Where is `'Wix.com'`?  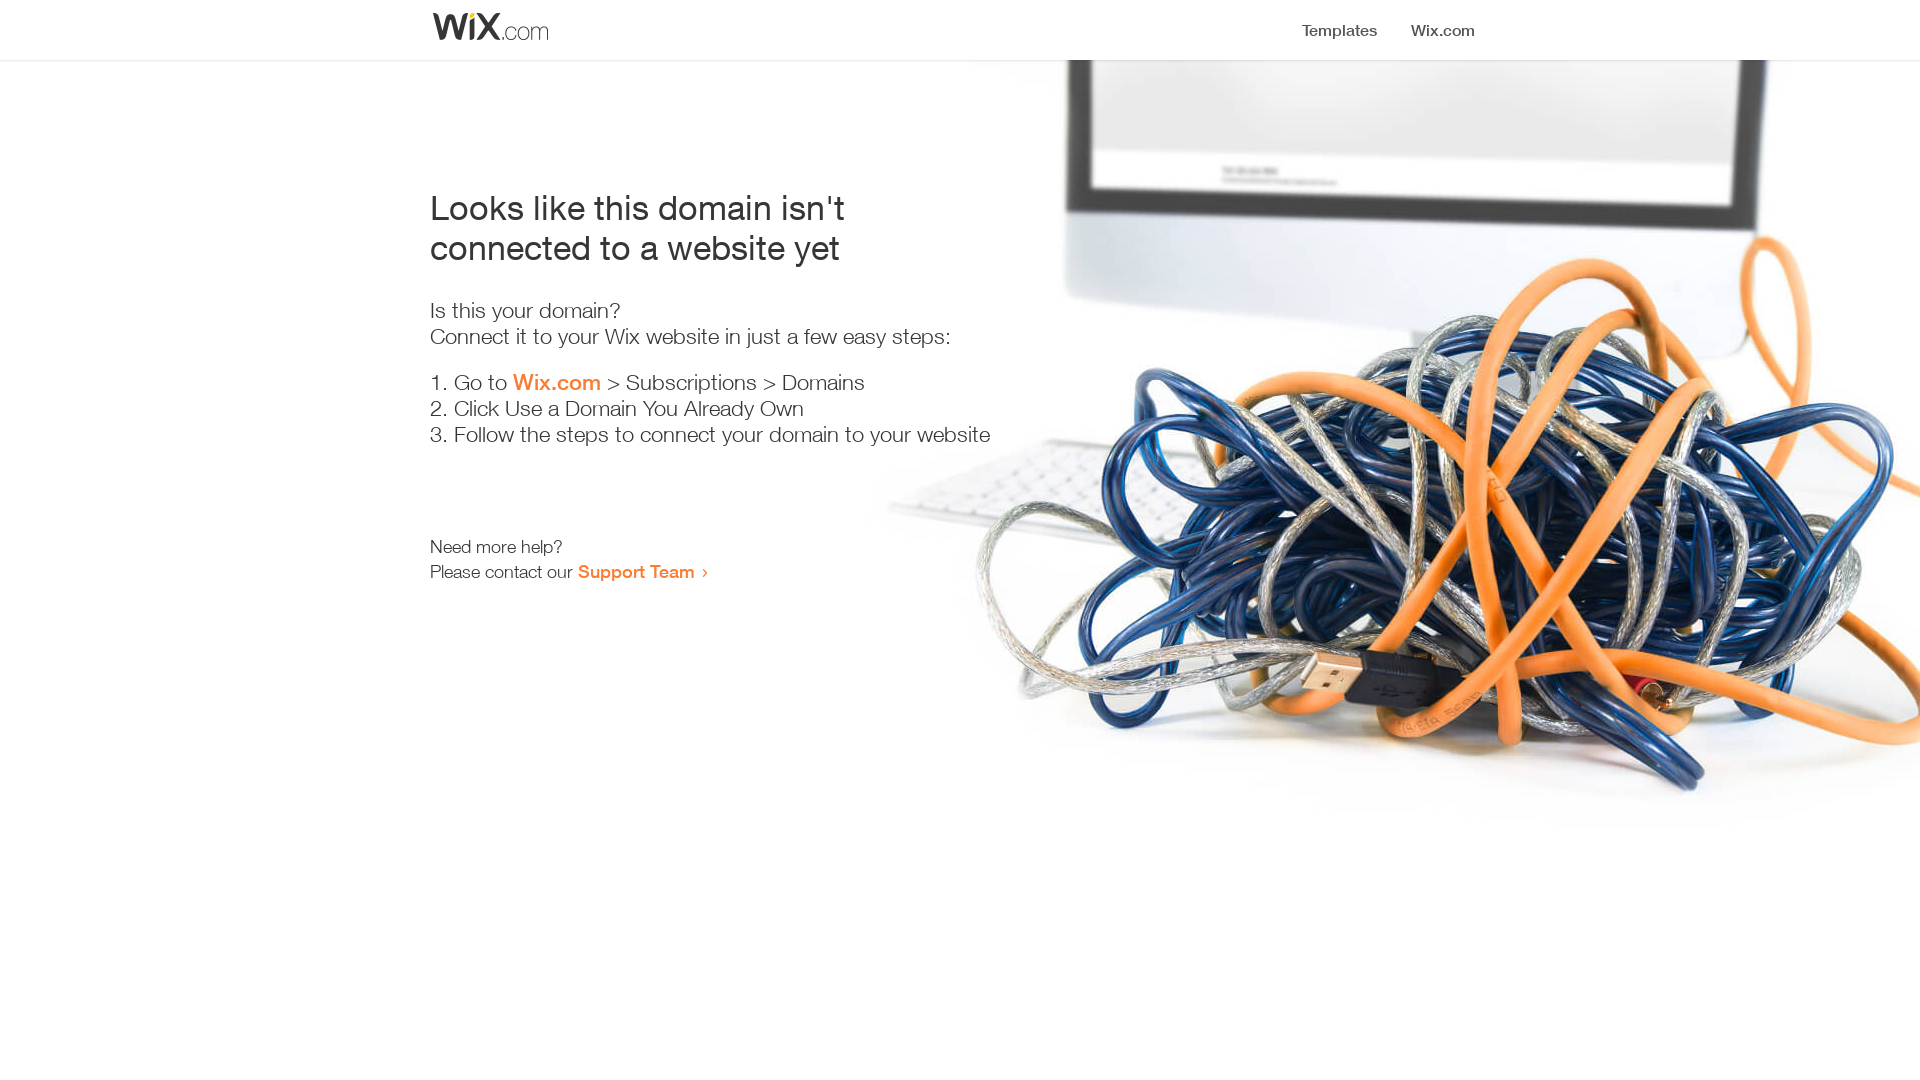 'Wix.com' is located at coordinates (556, 381).